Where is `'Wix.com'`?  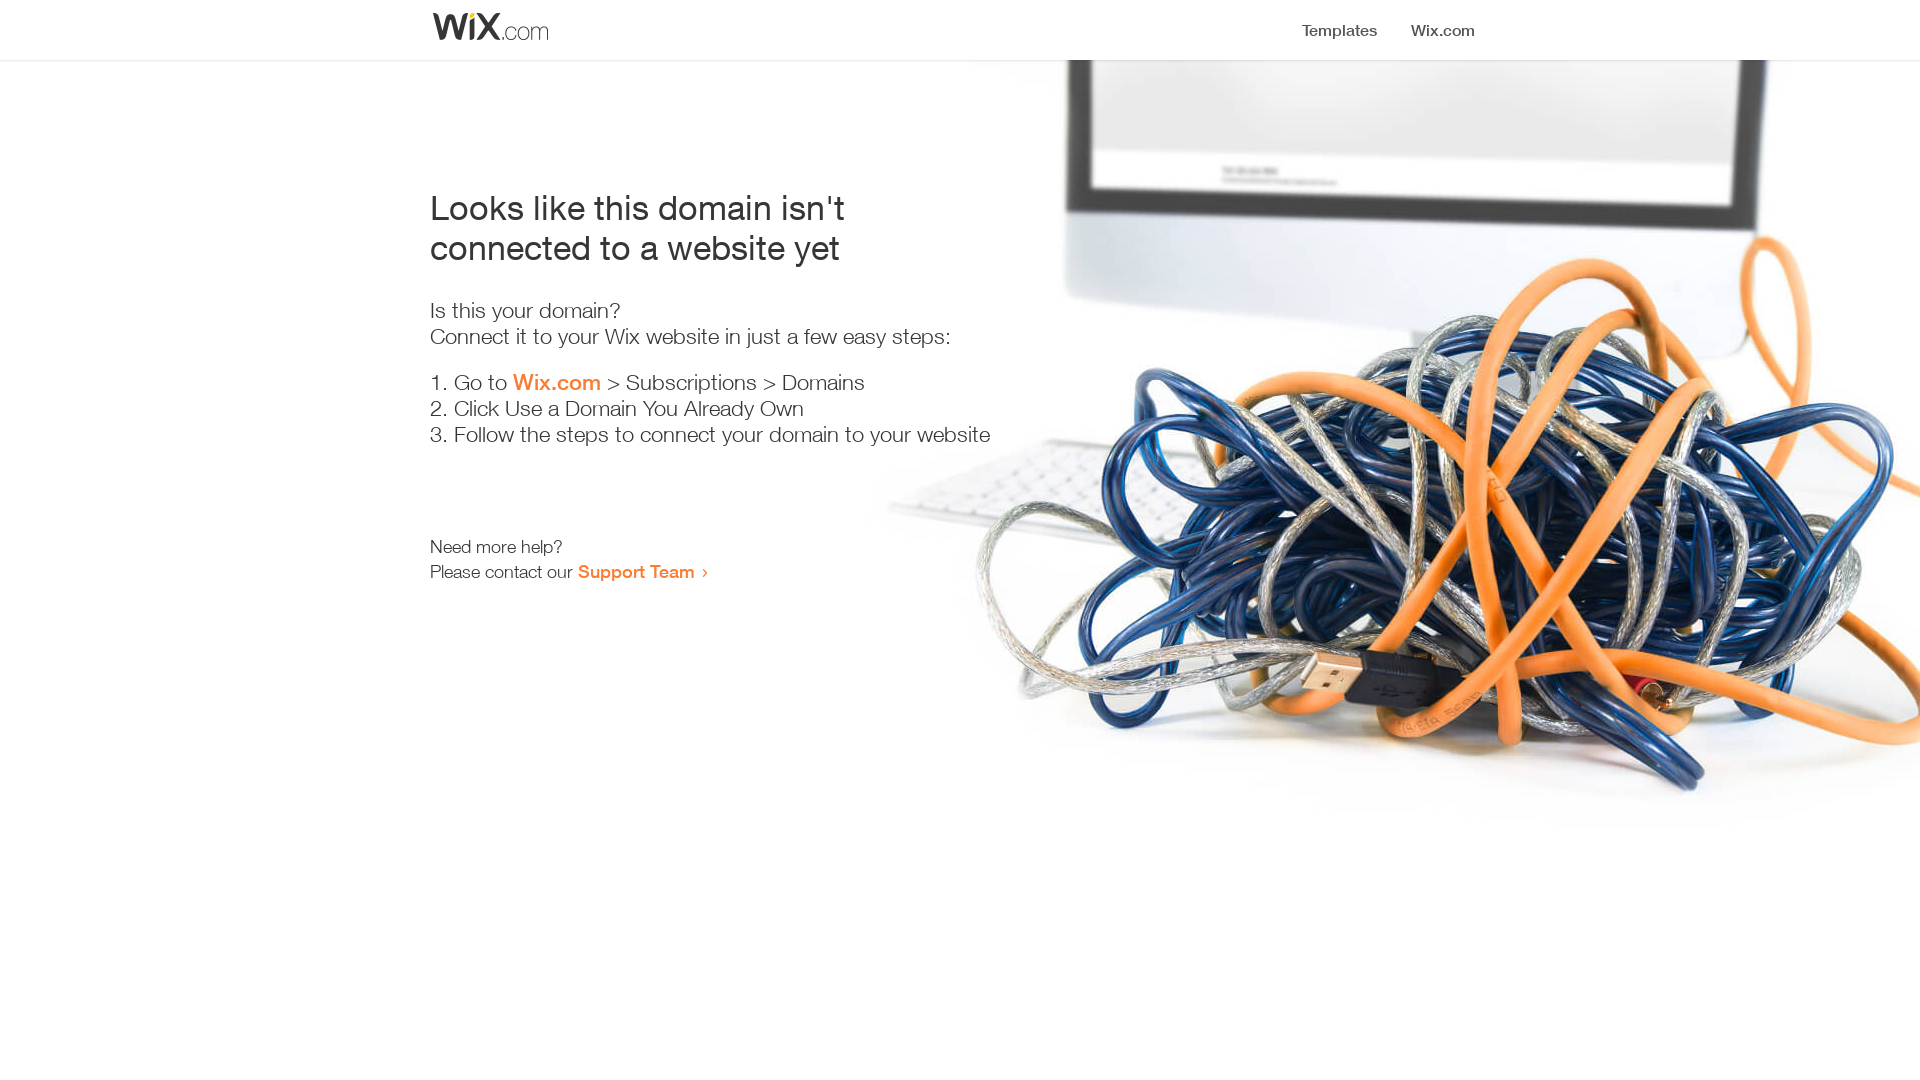 'Wix.com' is located at coordinates (556, 381).